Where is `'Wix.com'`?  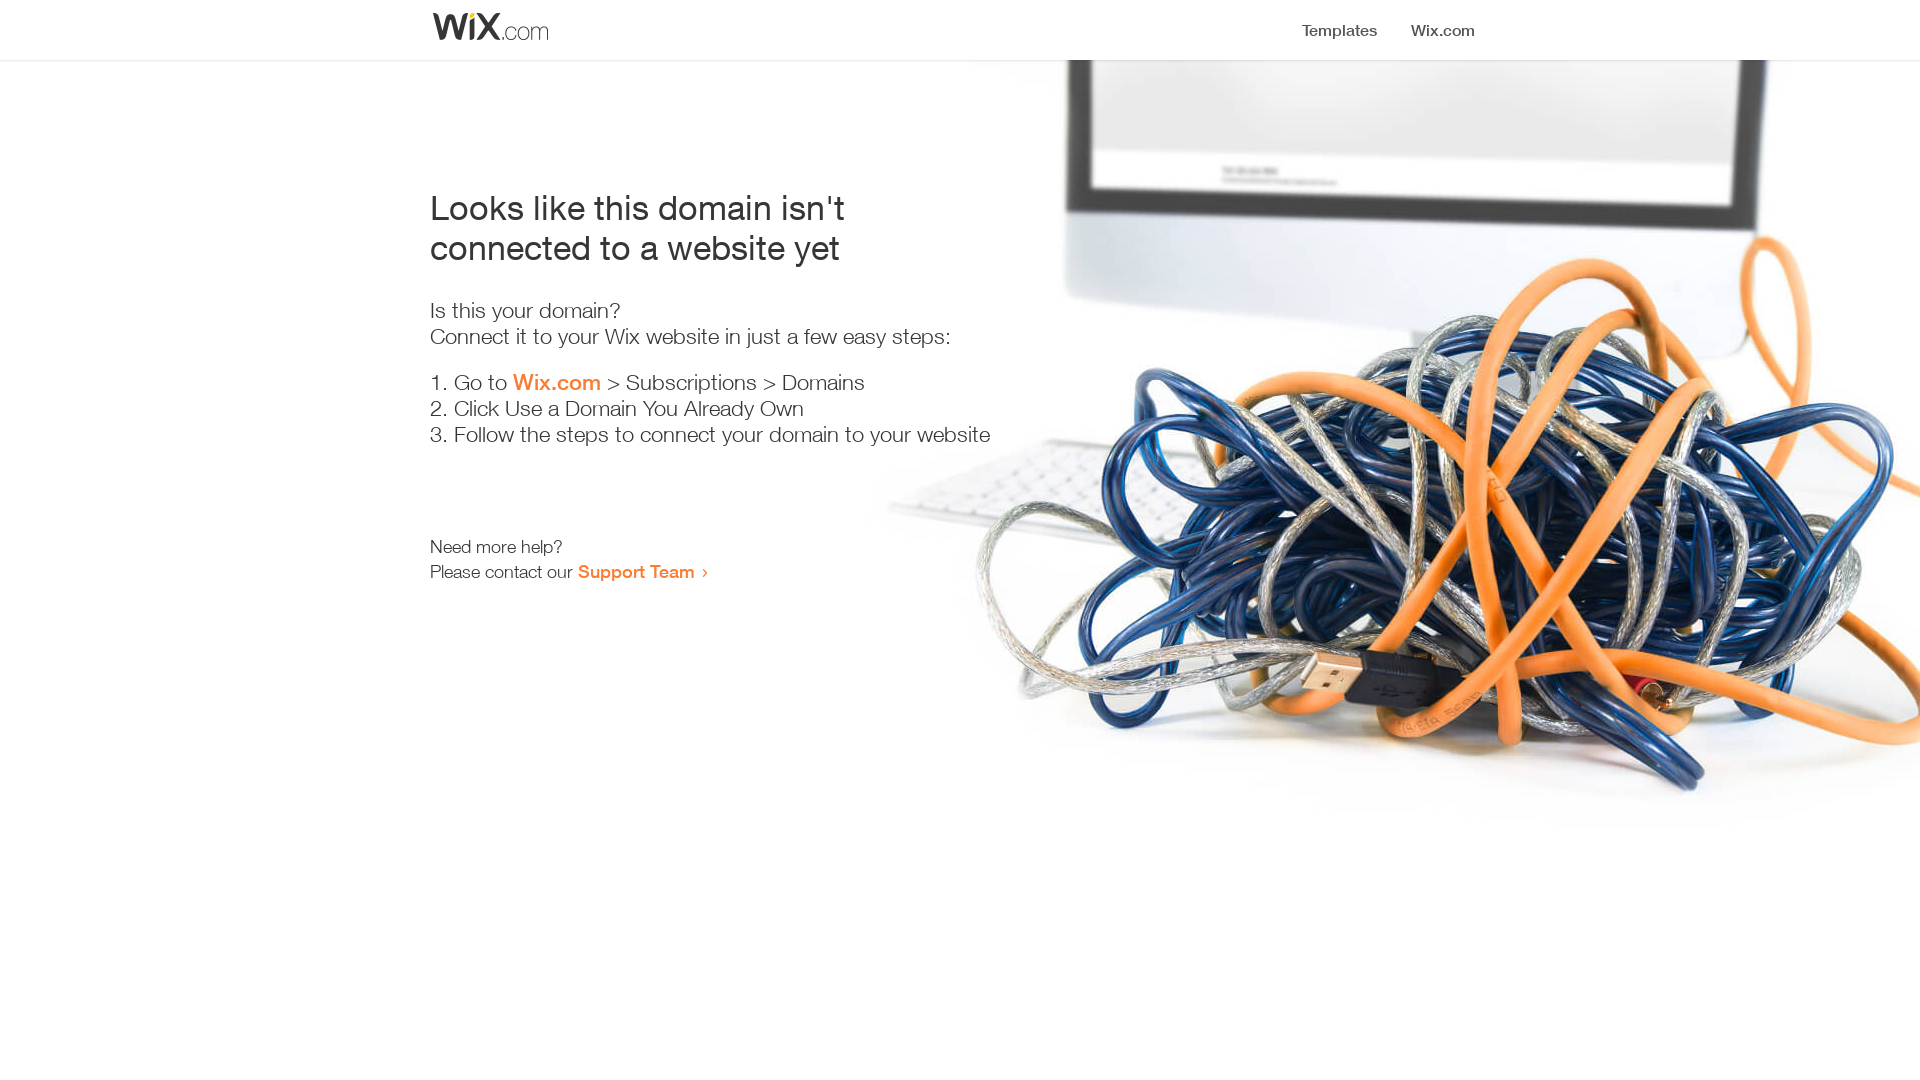 'Wix.com' is located at coordinates (556, 381).